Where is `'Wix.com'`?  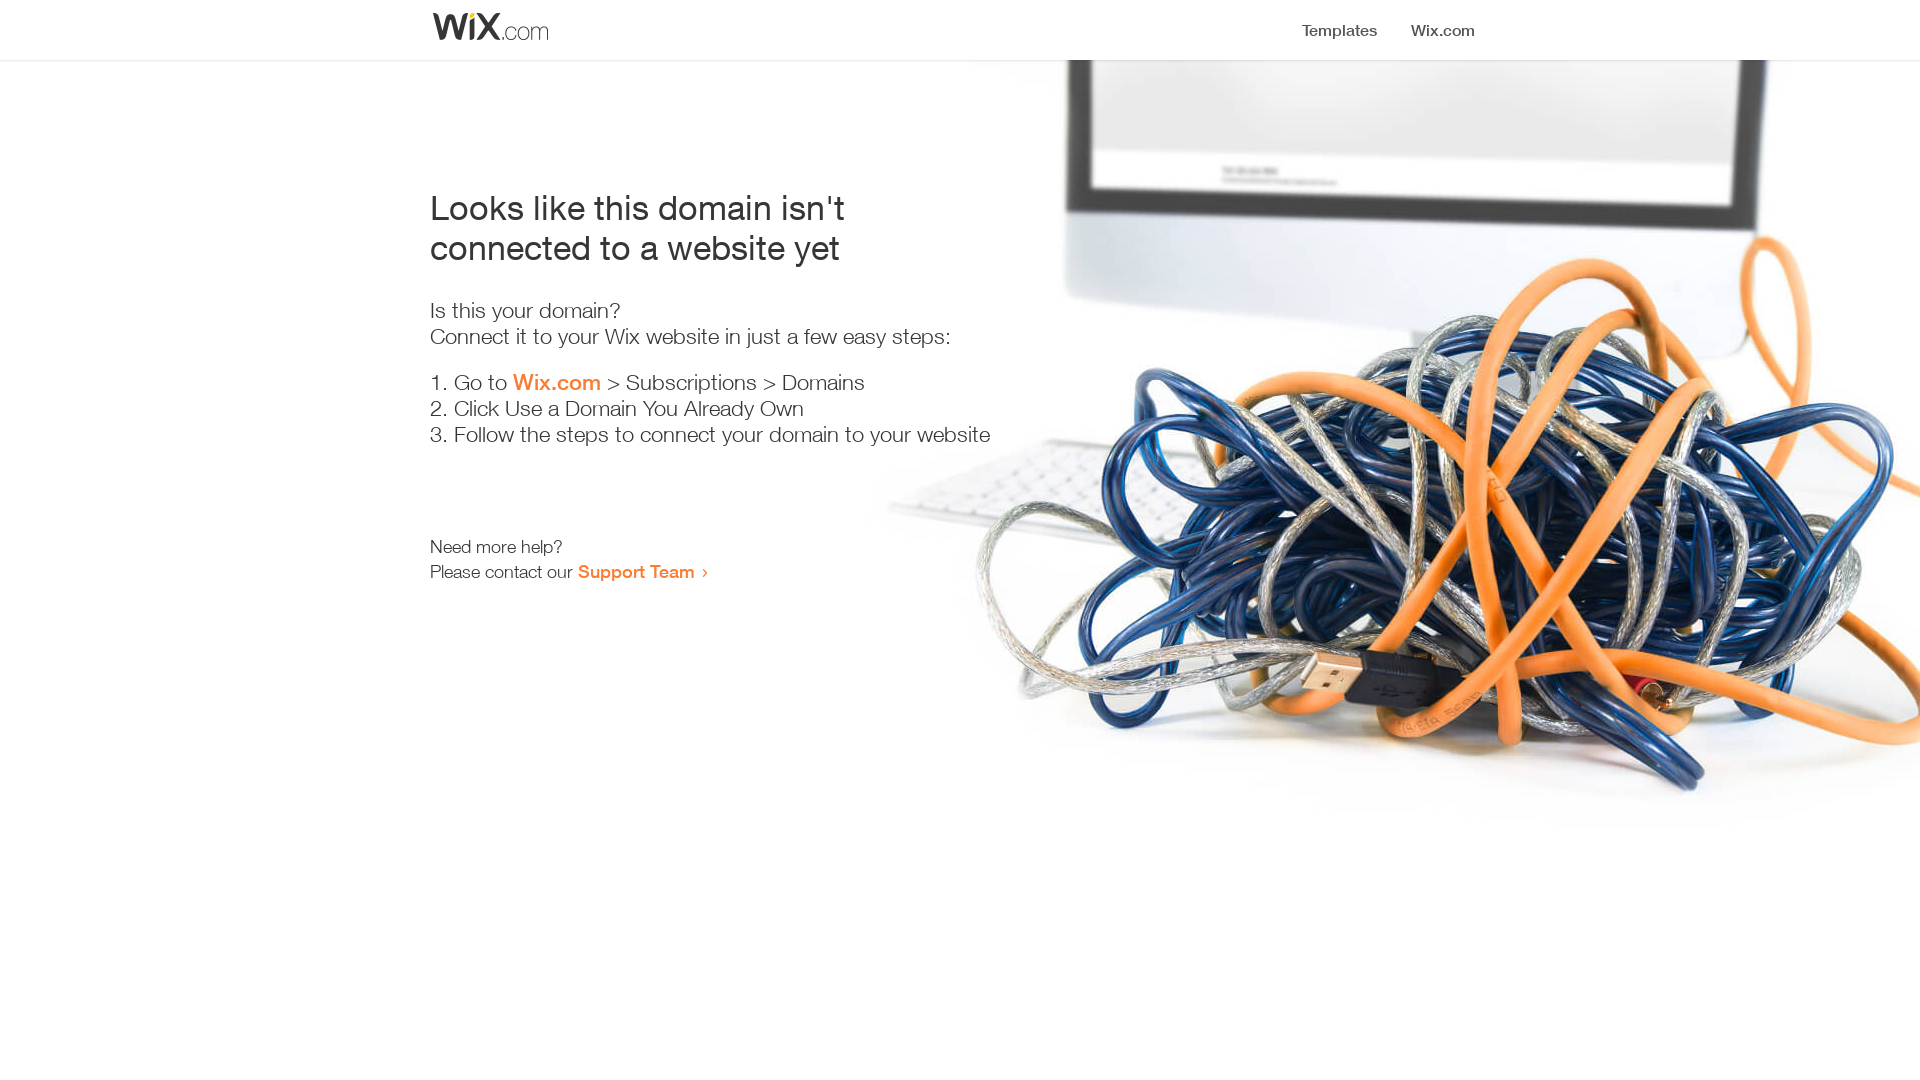 'Wix.com' is located at coordinates (556, 381).